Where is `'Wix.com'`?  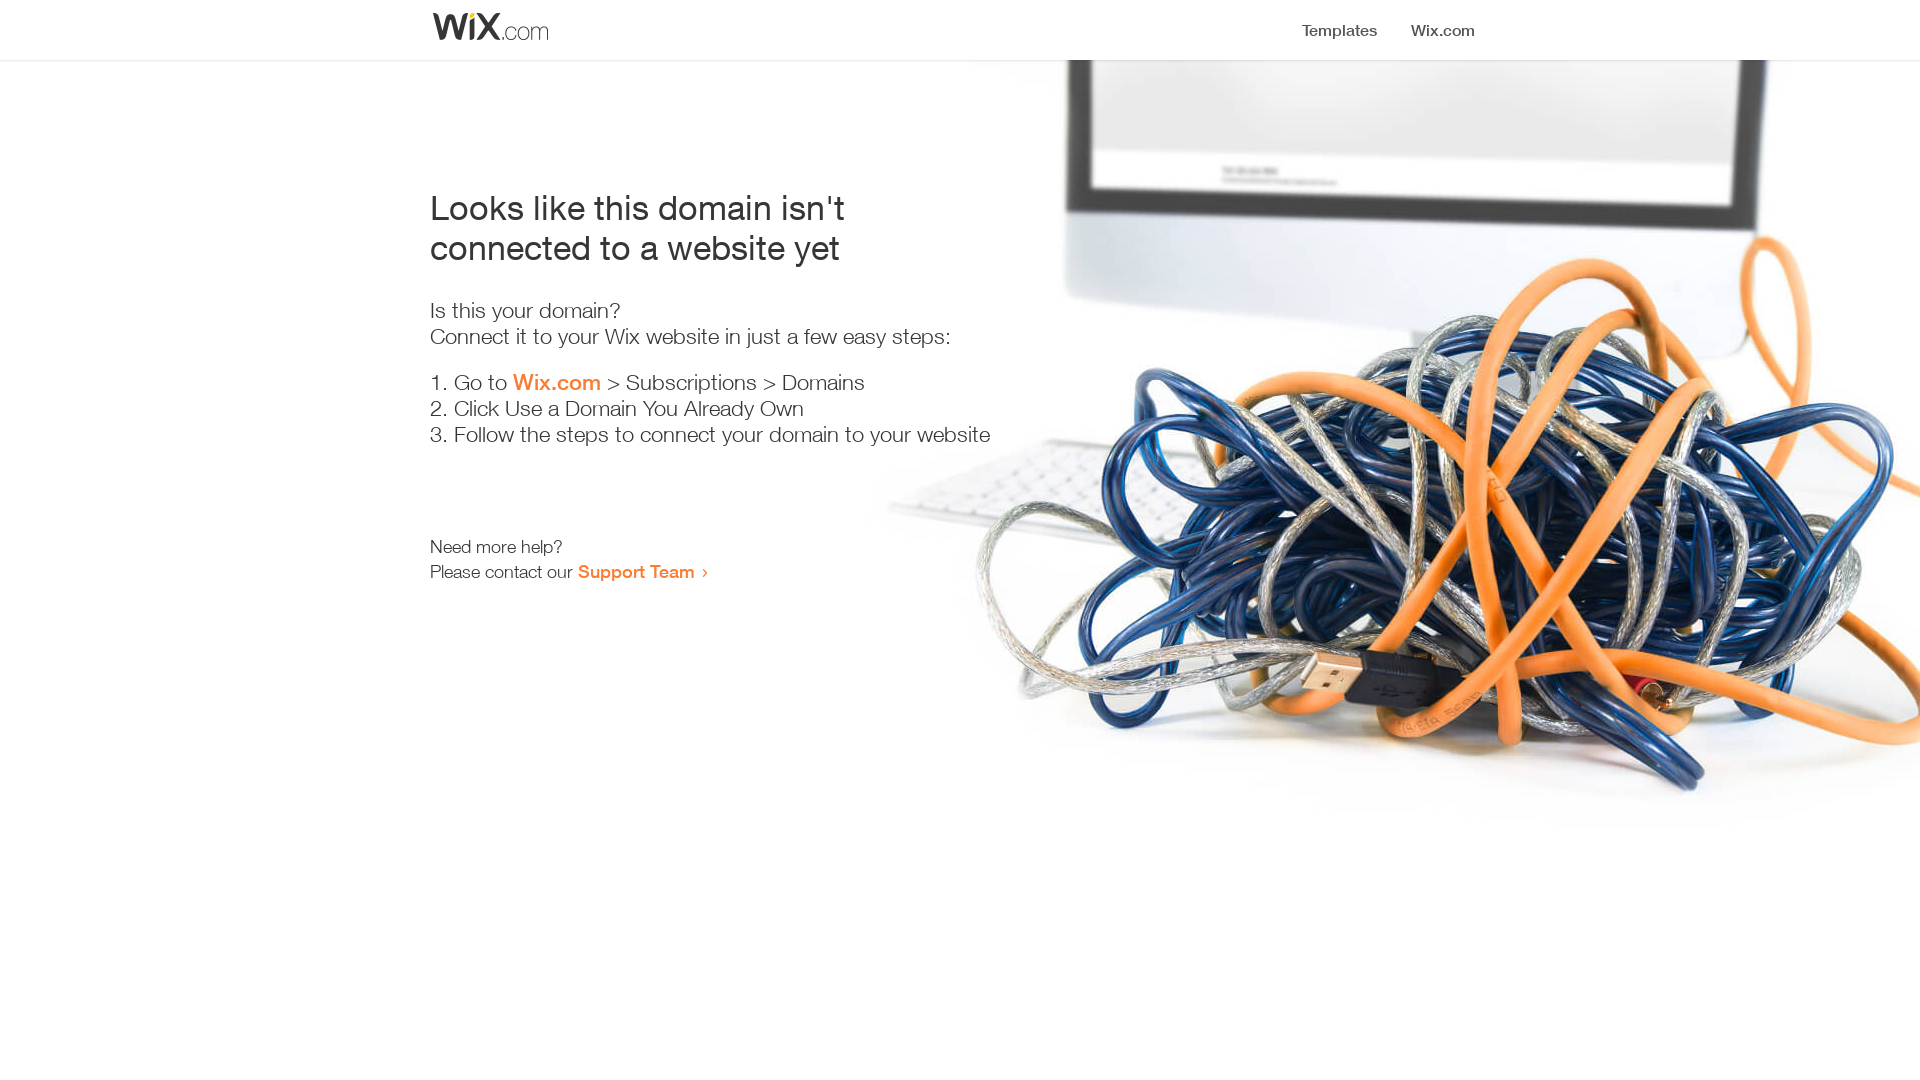 'Wix.com' is located at coordinates (556, 381).